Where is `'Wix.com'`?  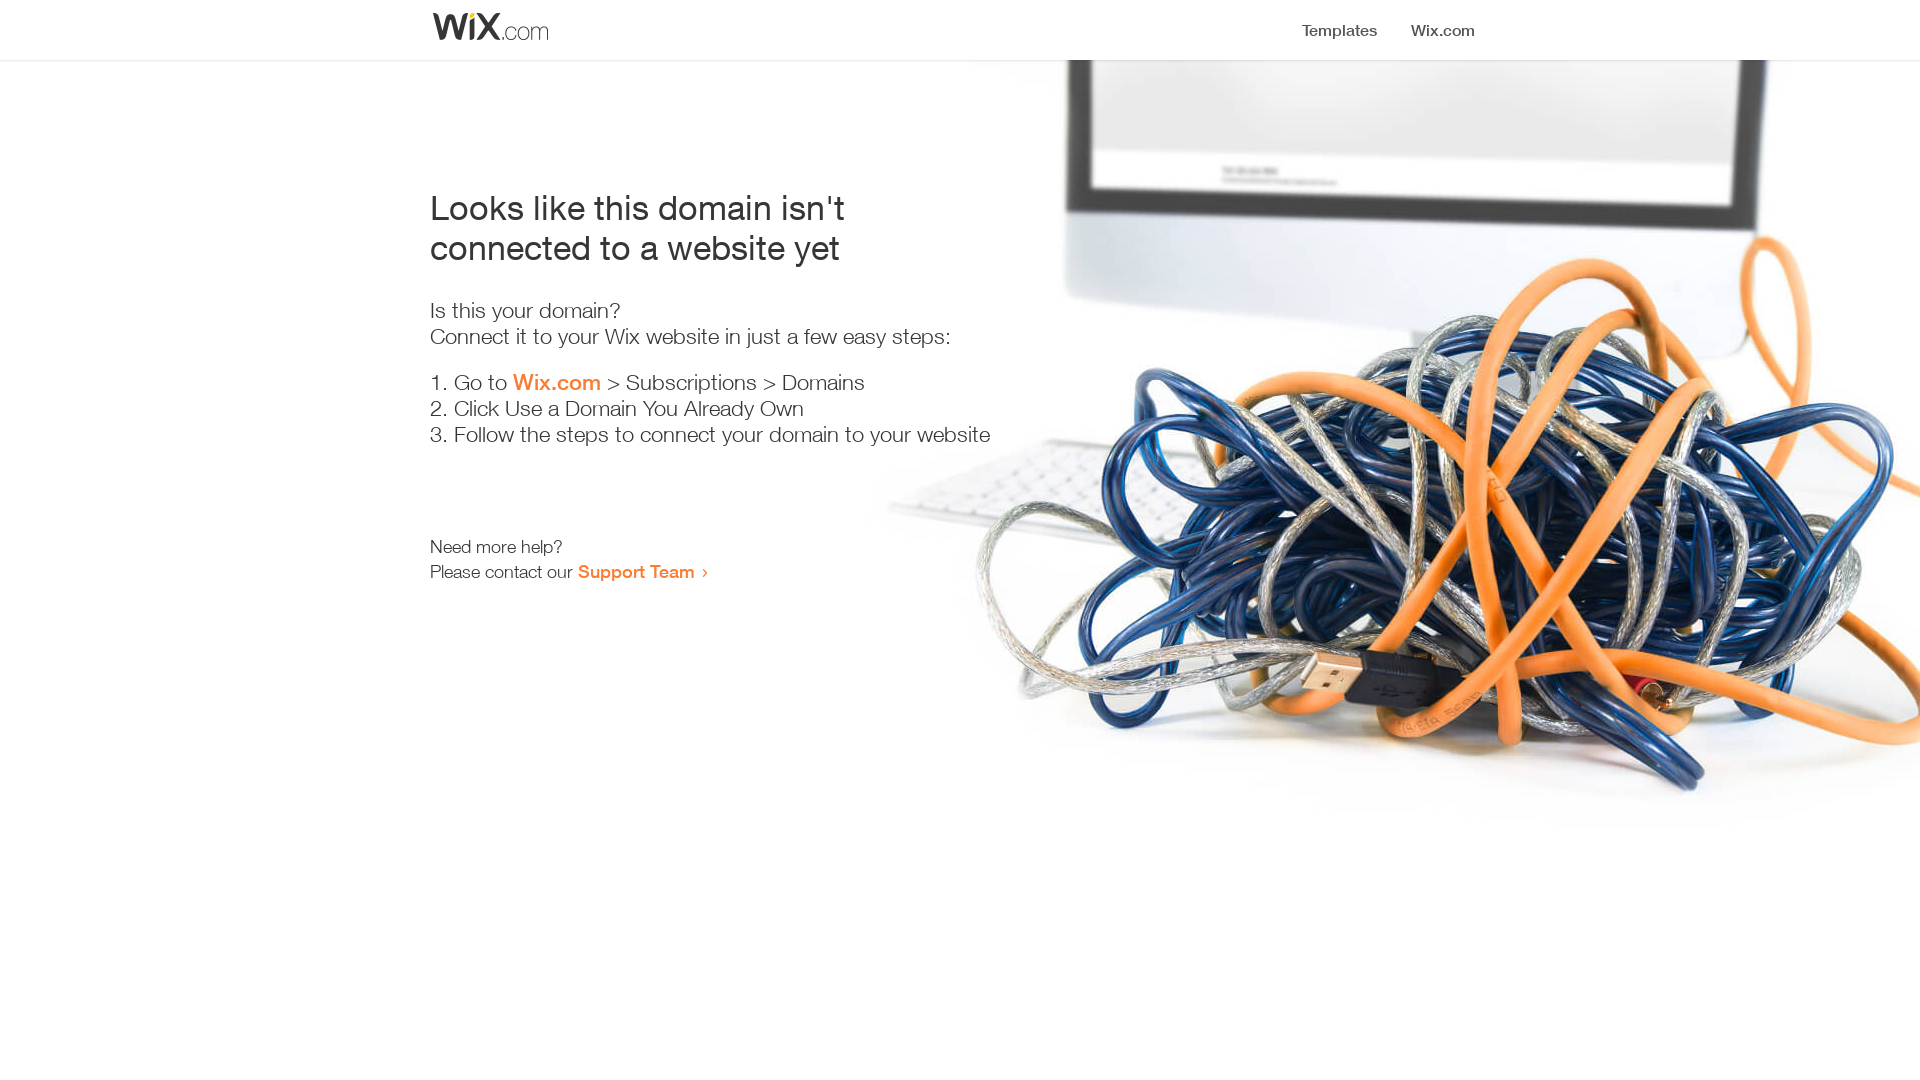 'Wix.com' is located at coordinates (556, 381).